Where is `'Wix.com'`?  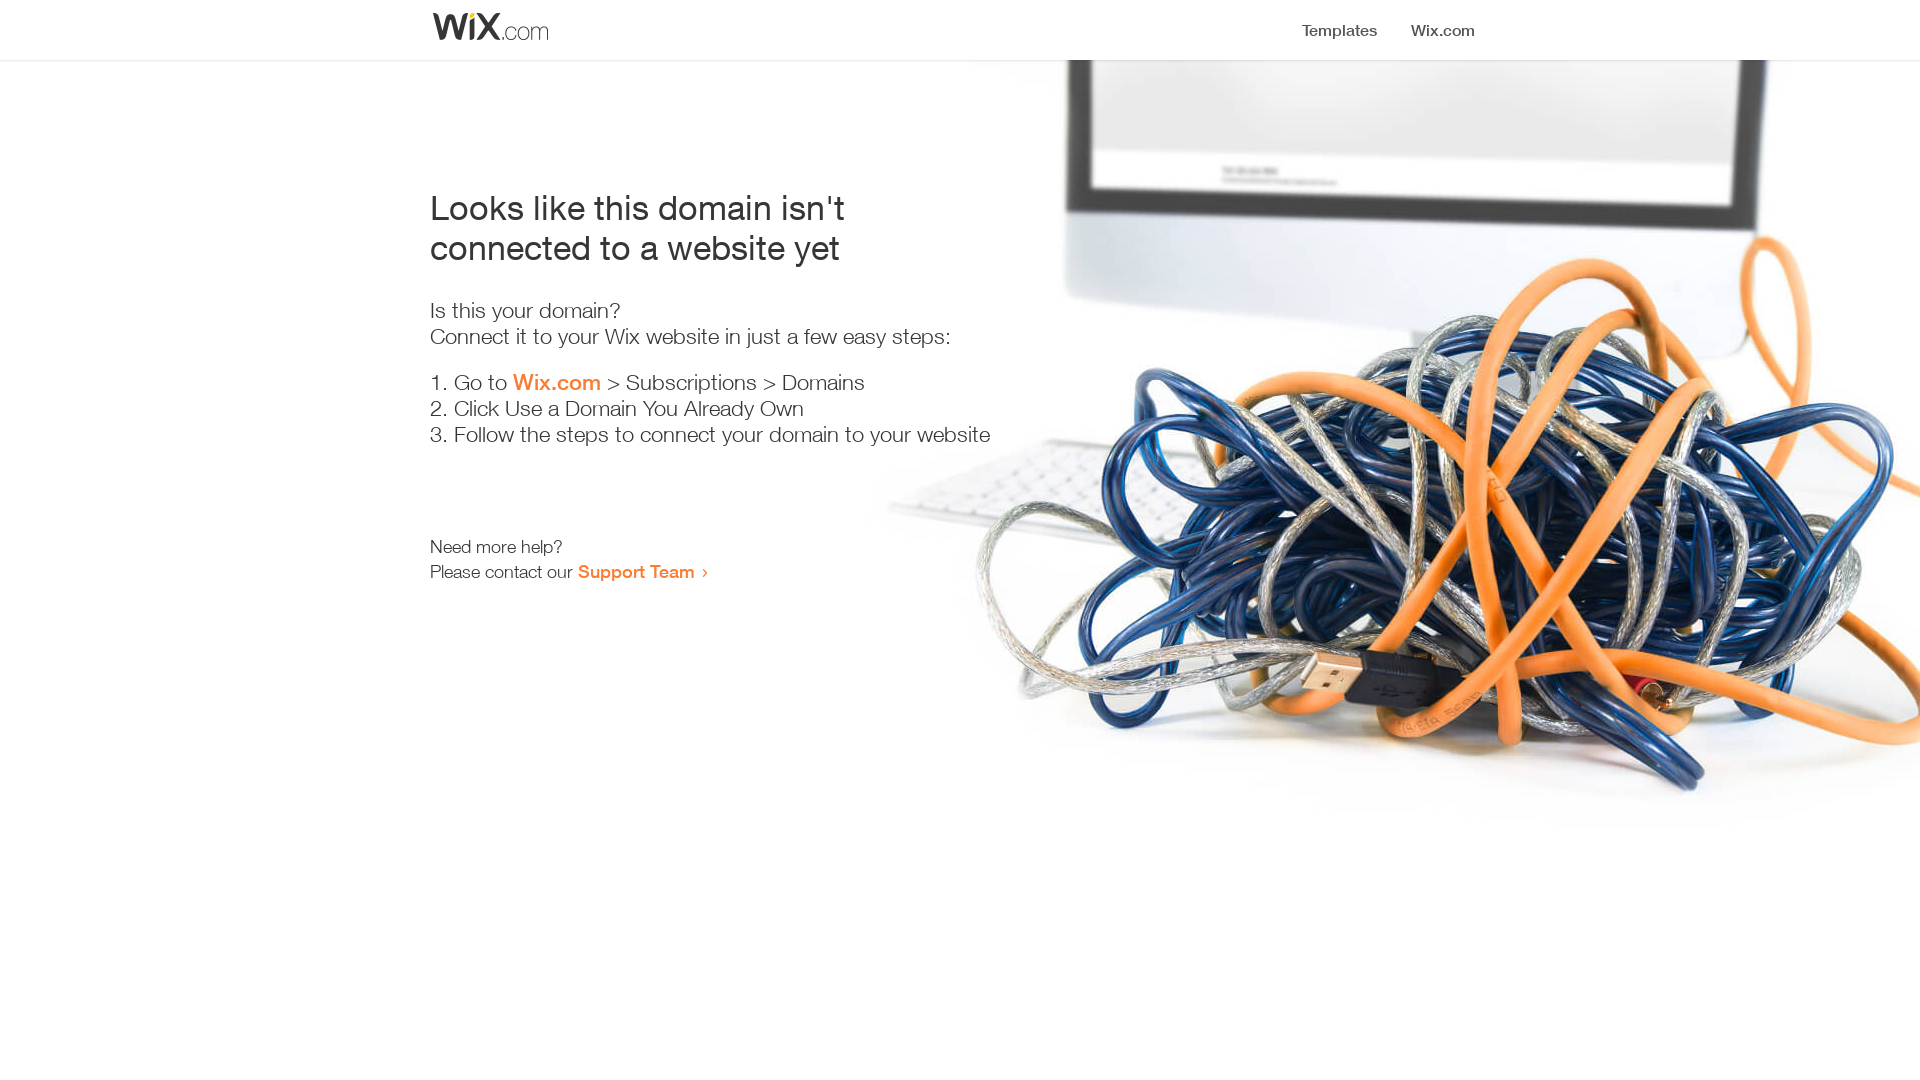 'Wix.com' is located at coordinates (556, 381).